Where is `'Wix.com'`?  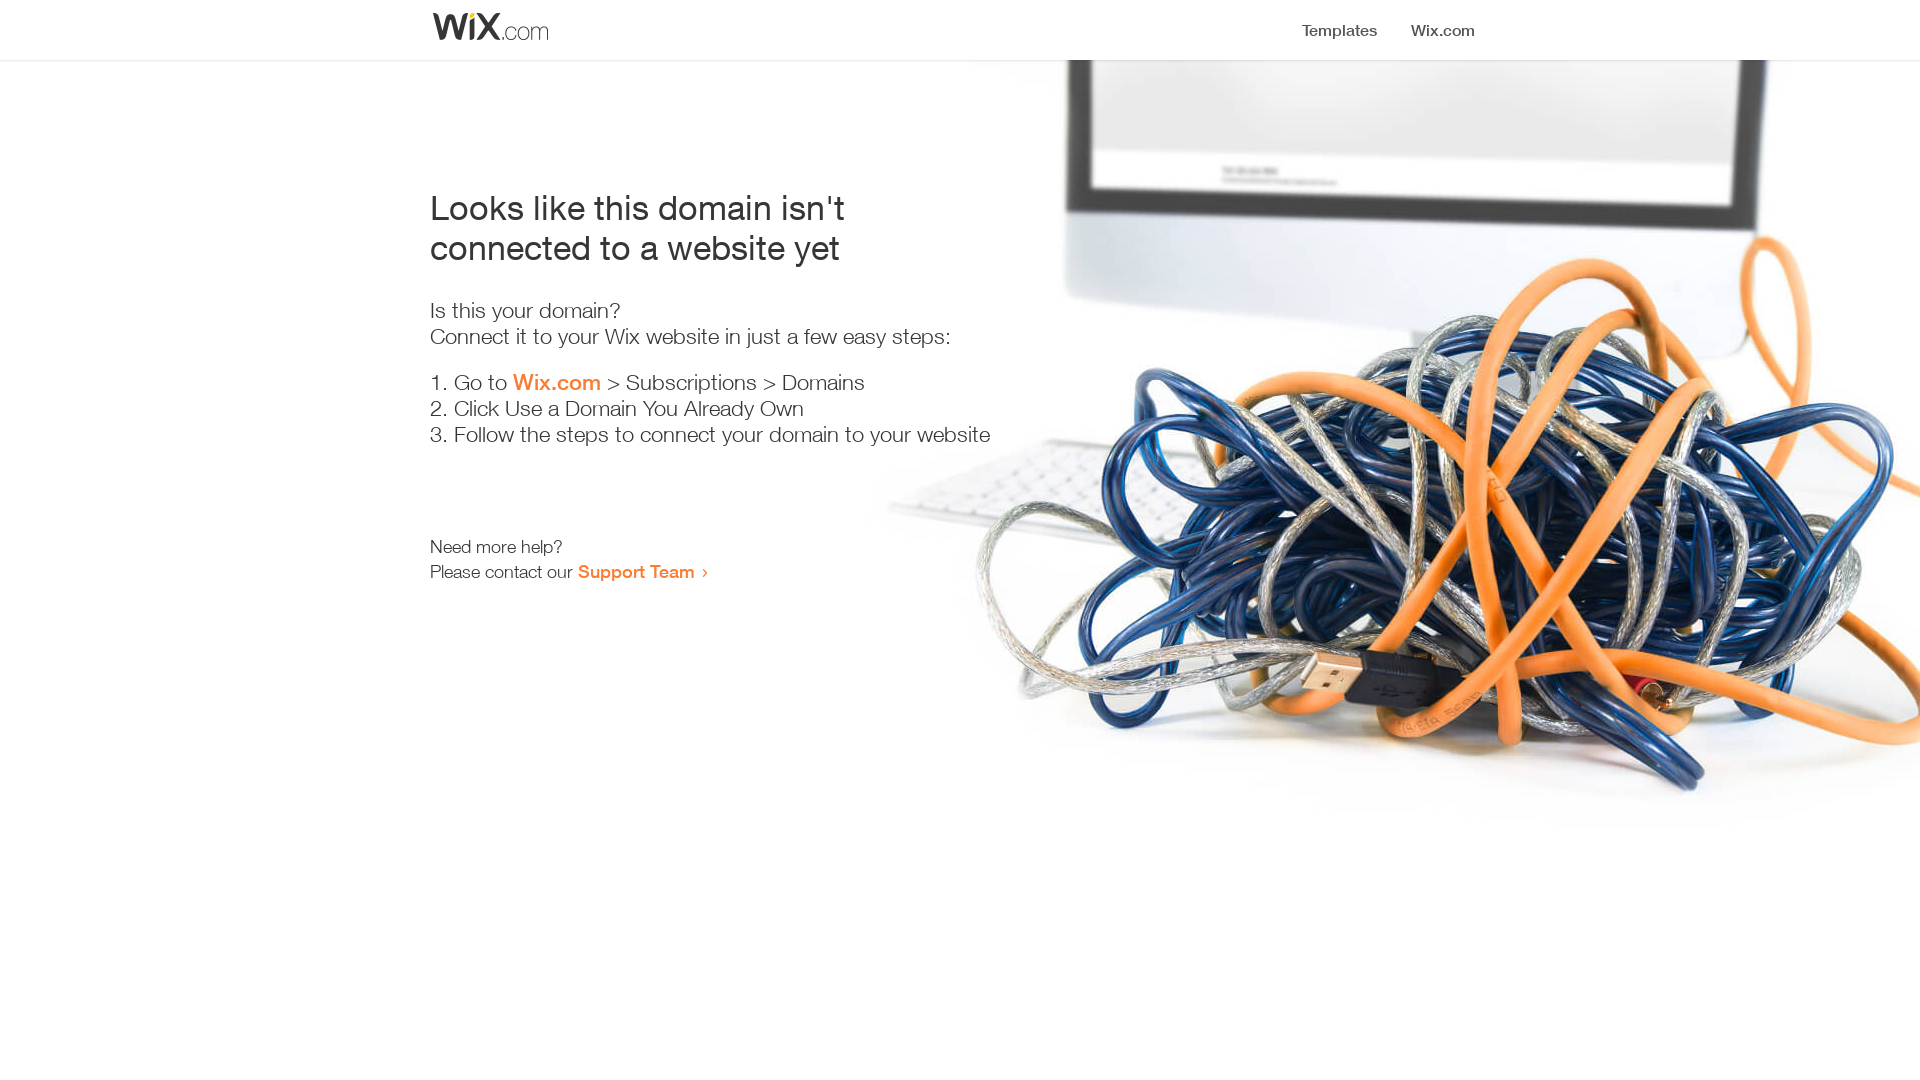 'Wix.com' is located at coordinates (556, 381).